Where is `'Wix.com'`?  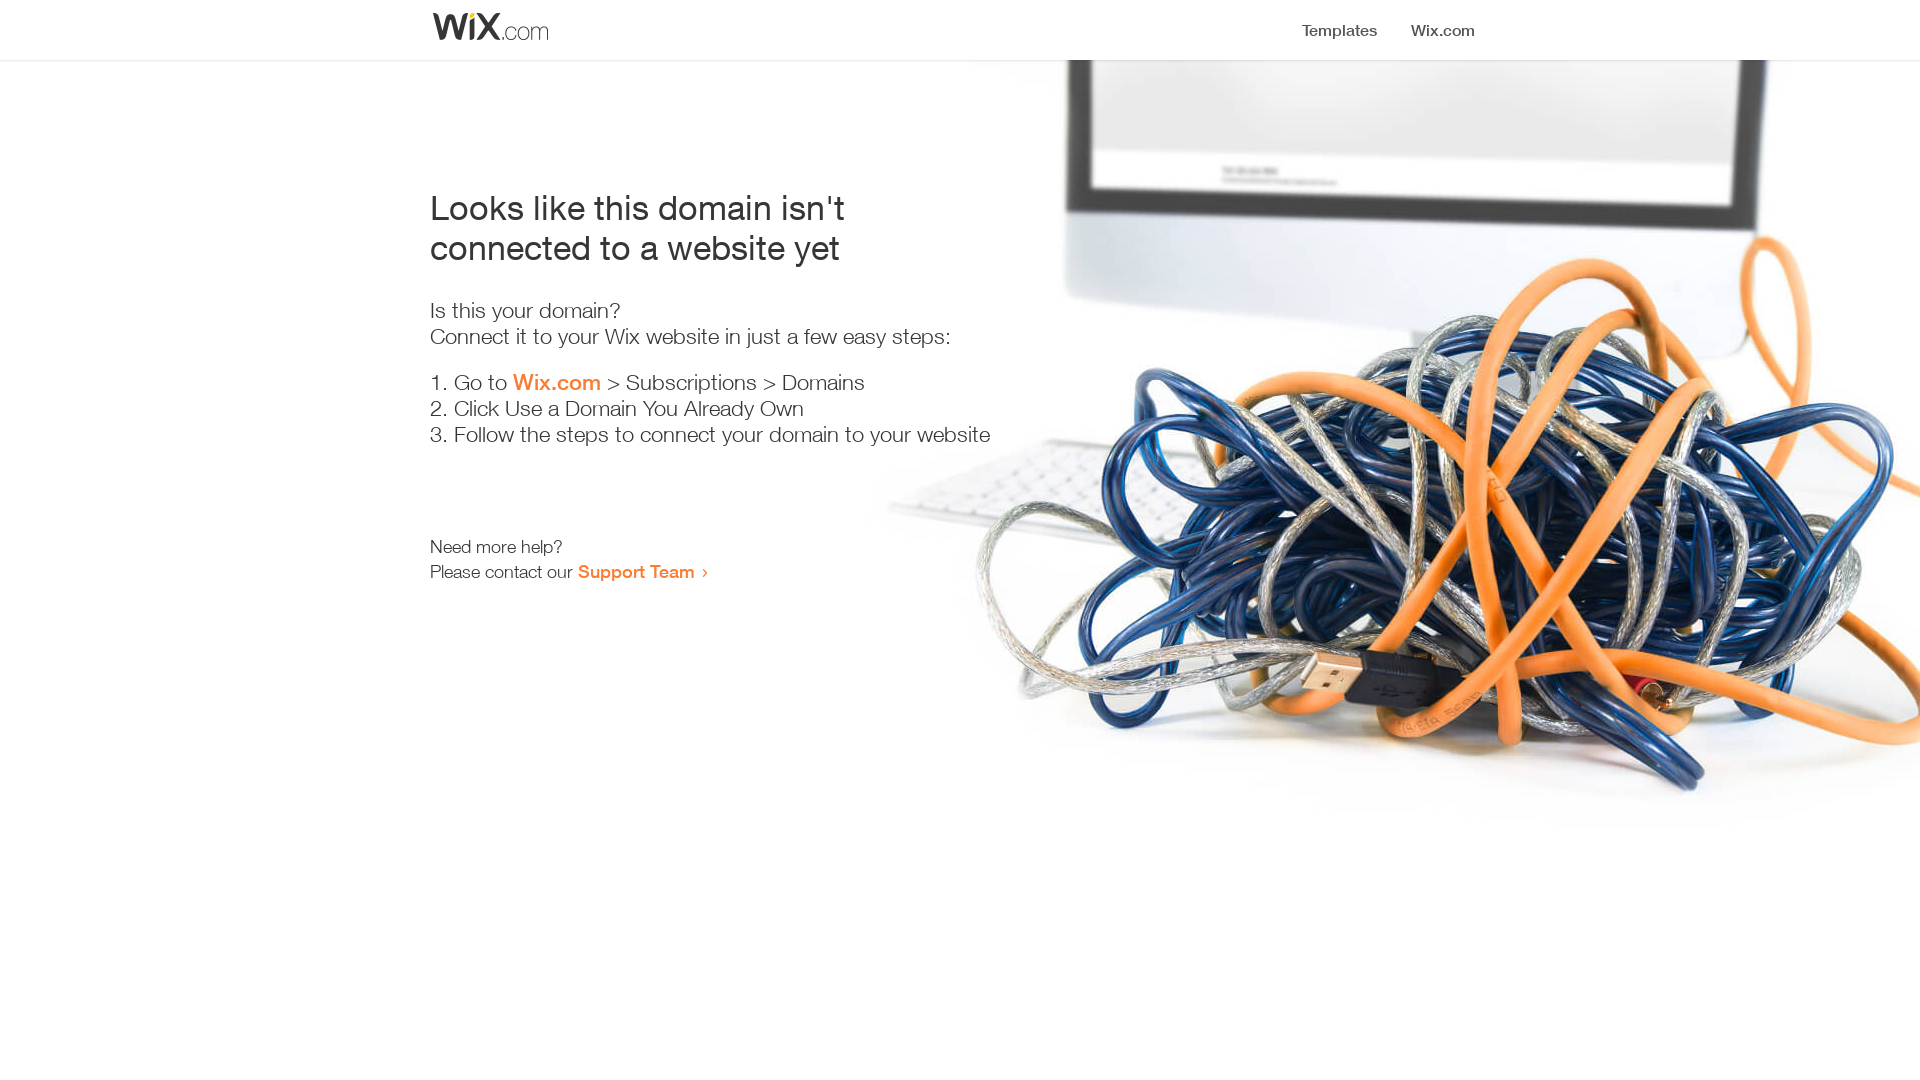 'Wix.com' is located at coordinates (556, 381).